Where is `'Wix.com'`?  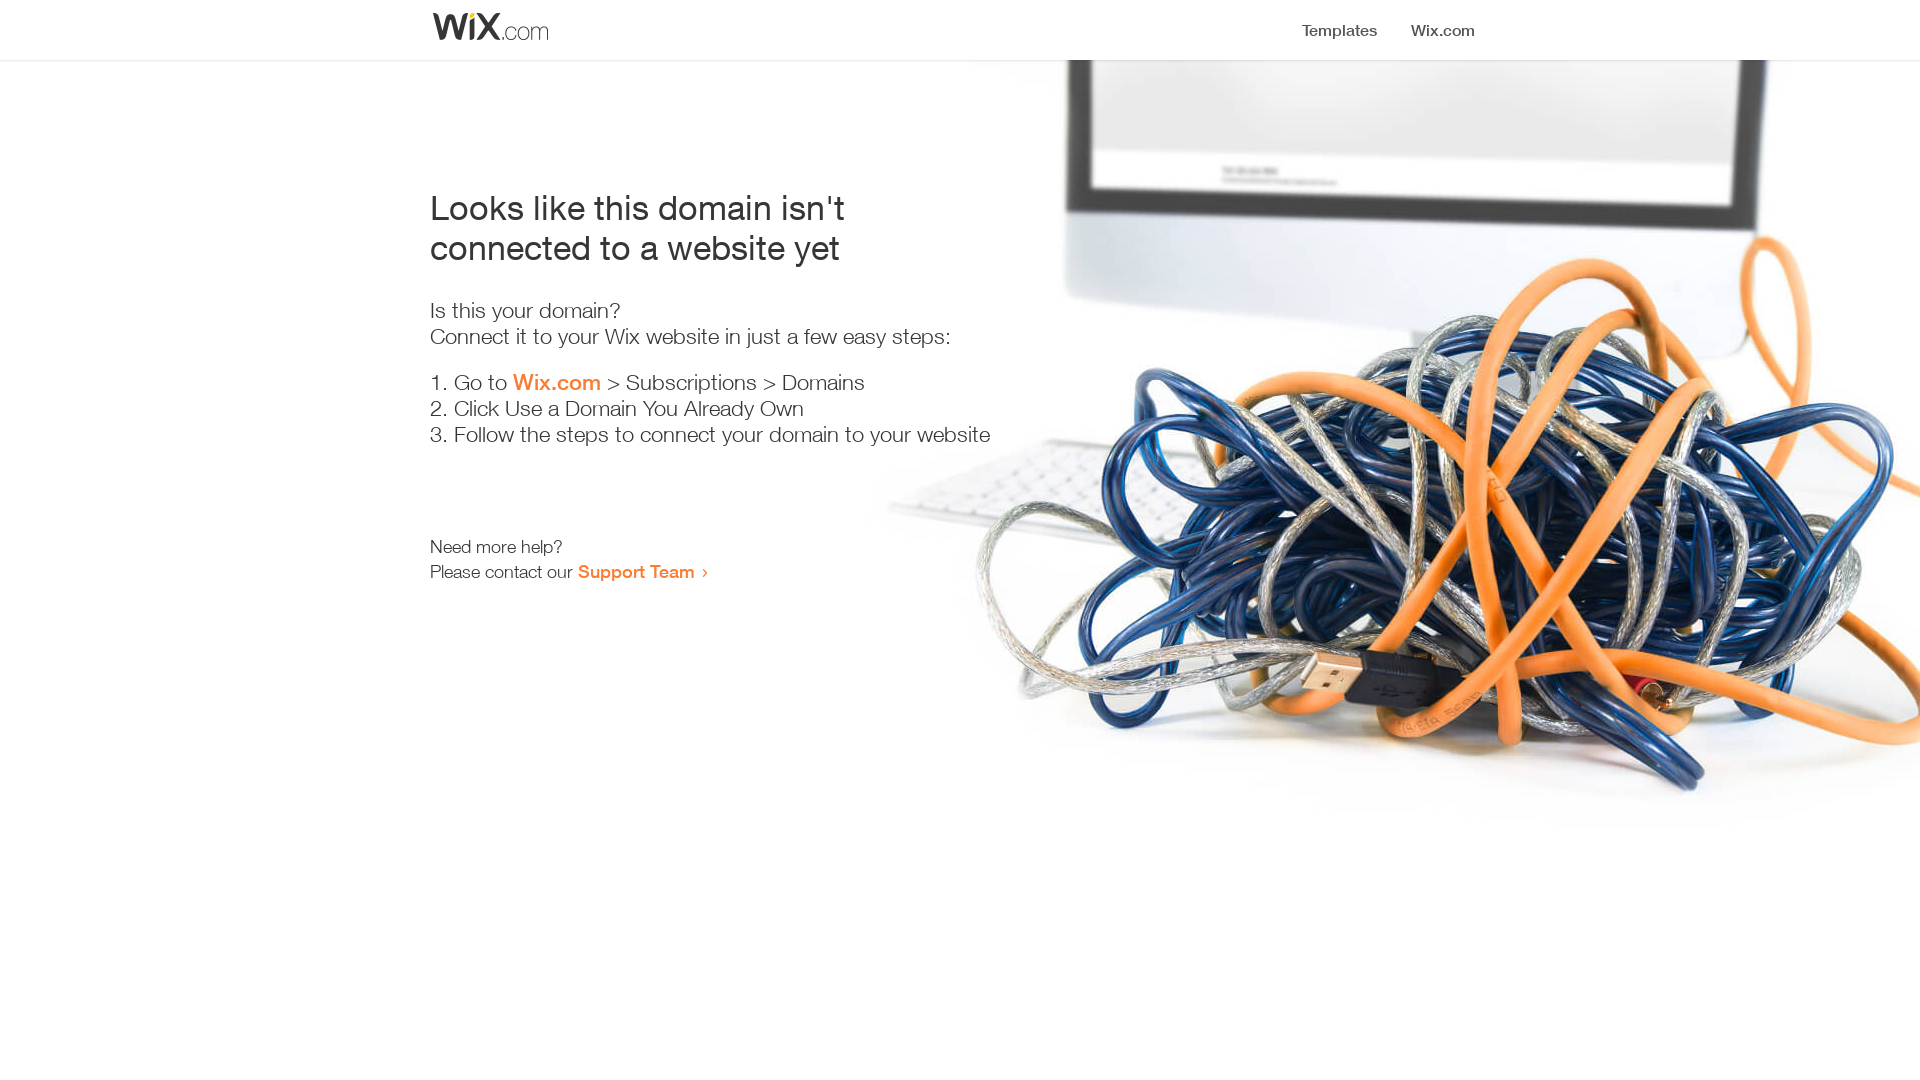 'Wix.com' is located at coordinates (556, 381).